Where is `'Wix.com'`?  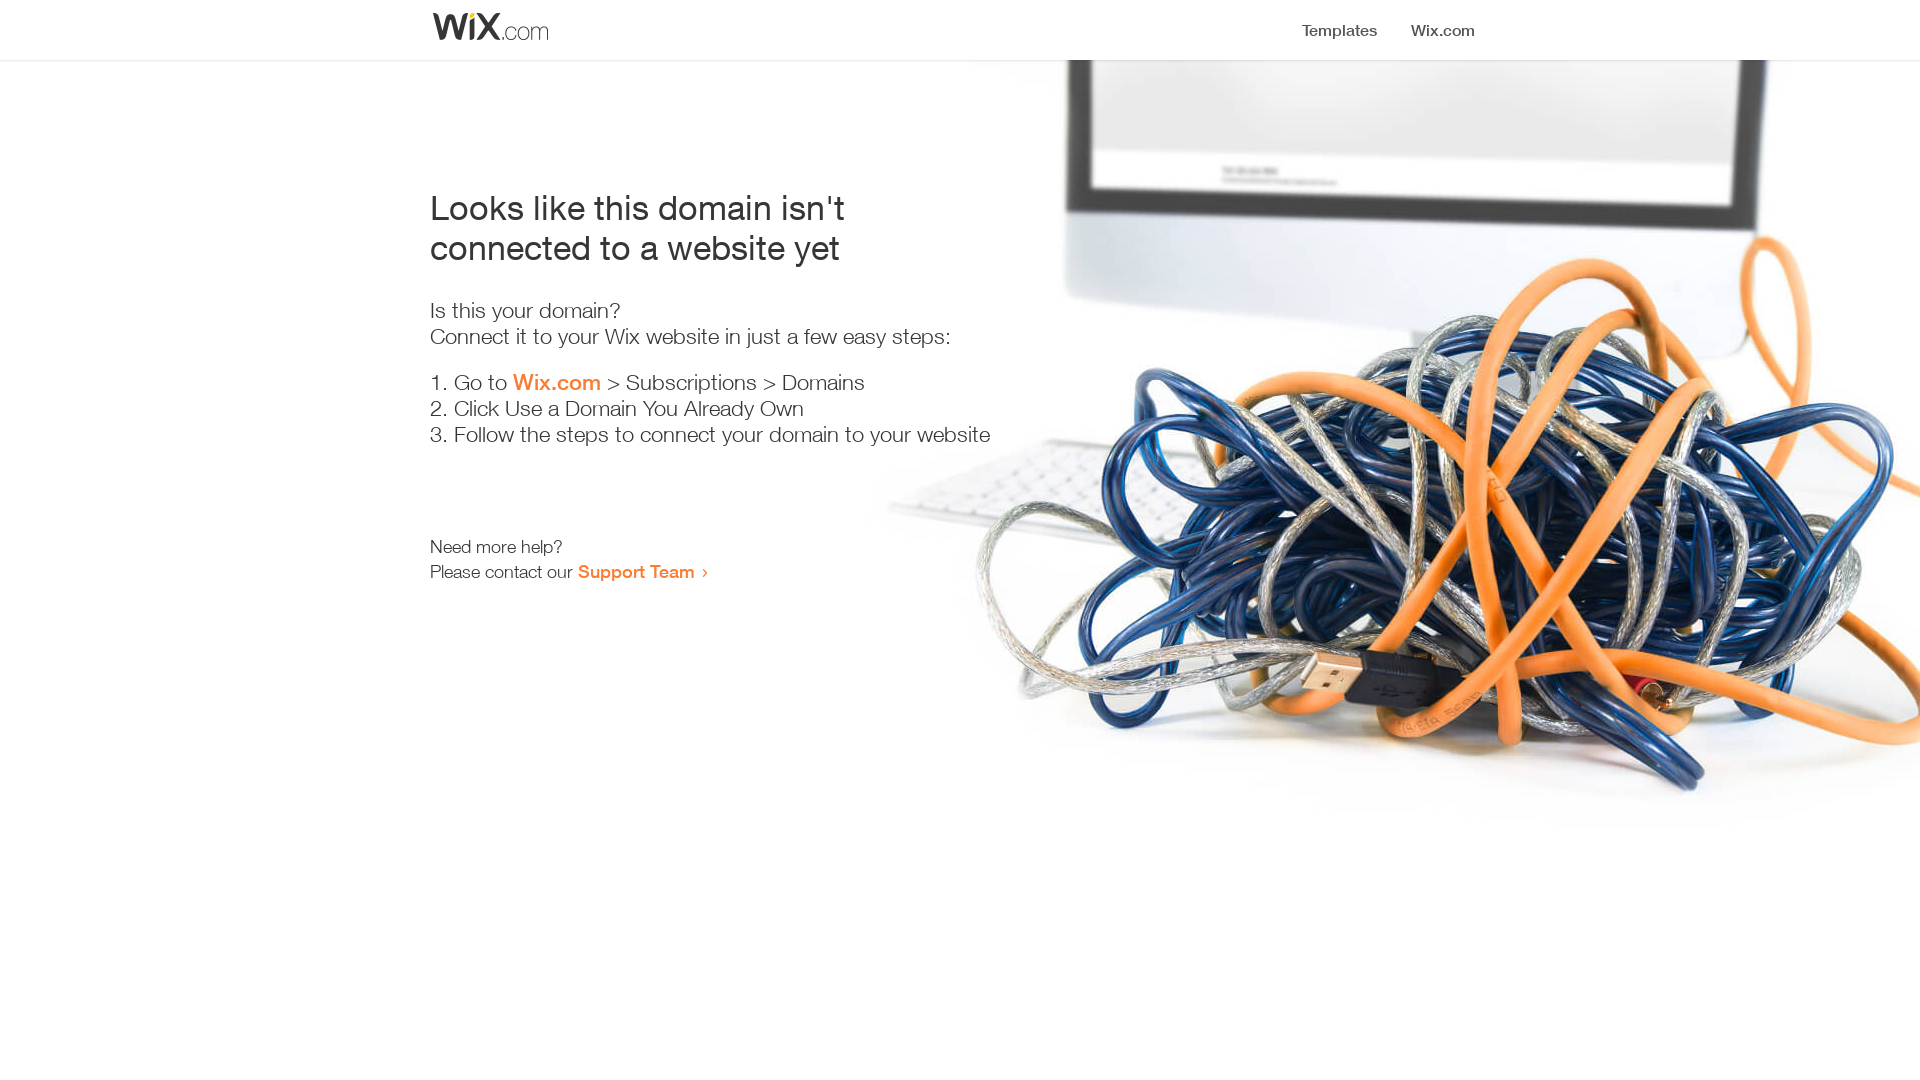 'Wix.com' is located at coordinates (556, 381).